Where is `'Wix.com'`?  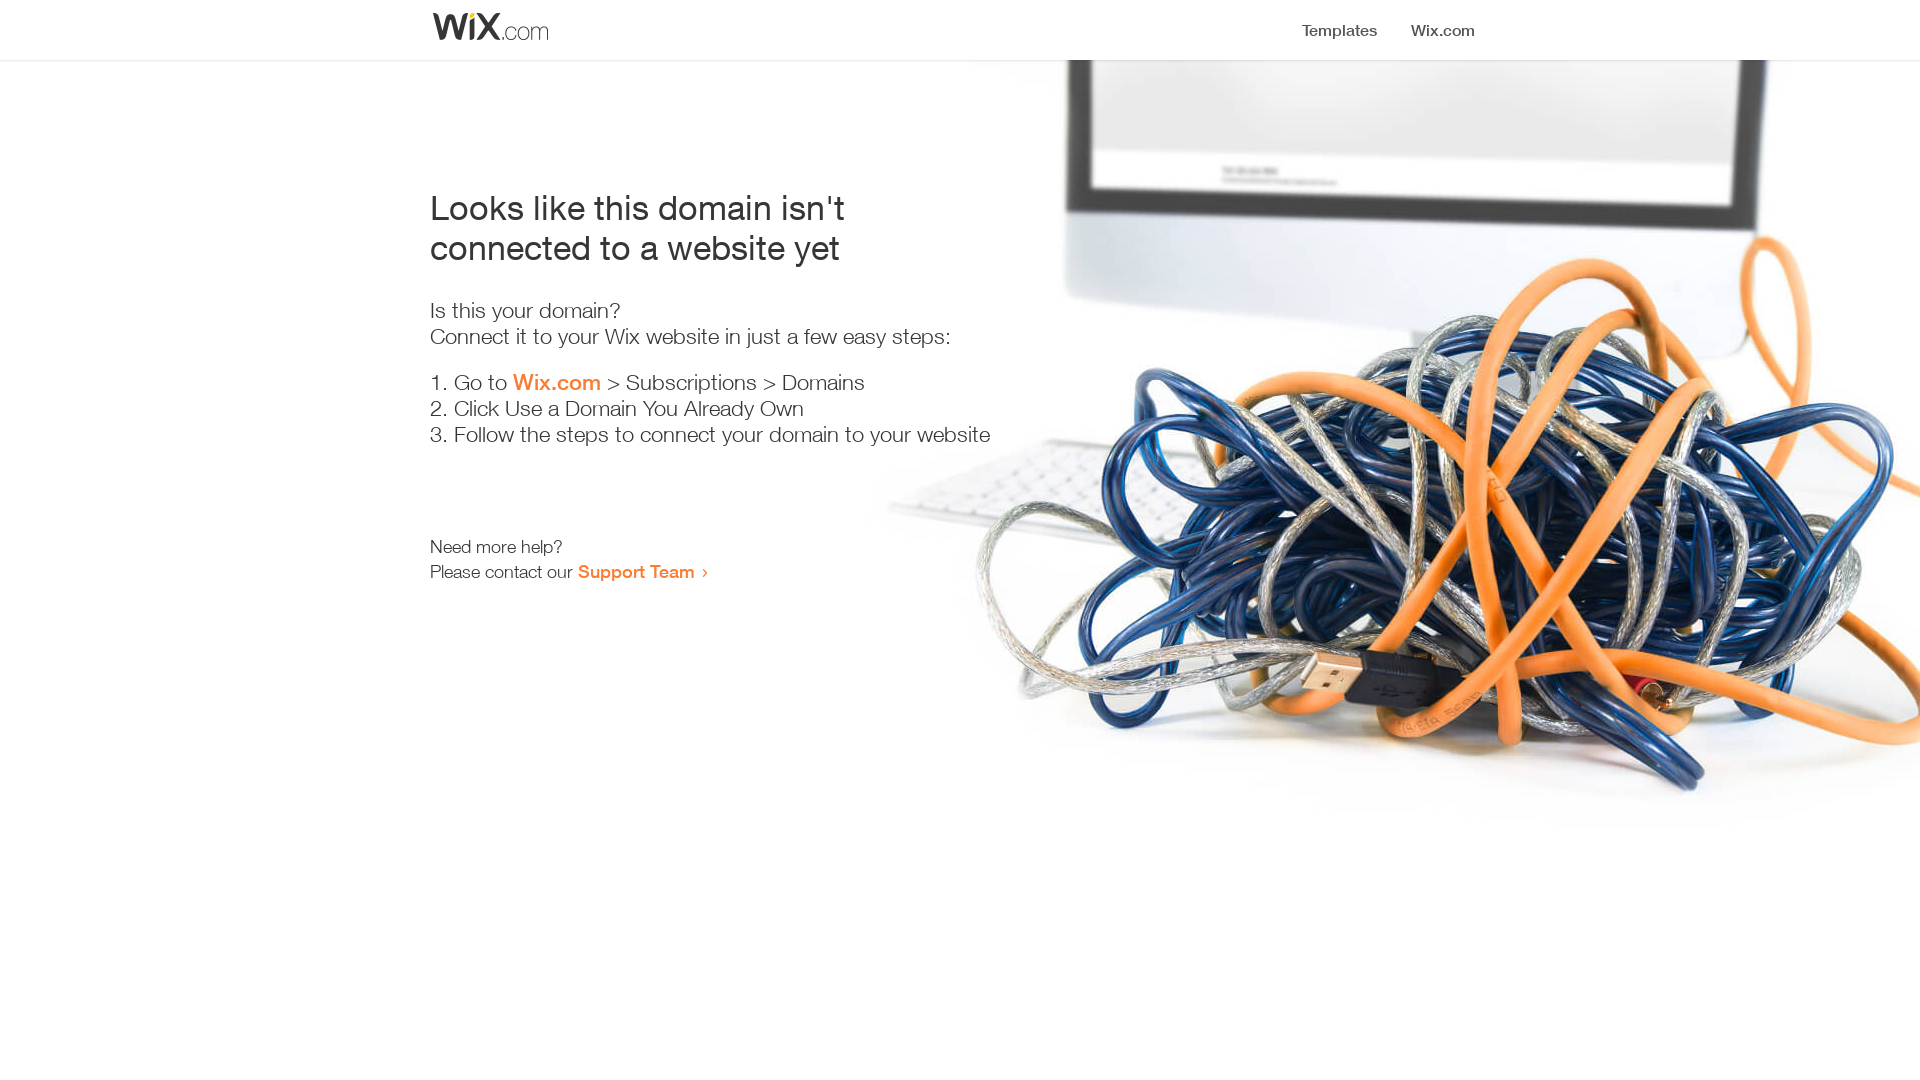 'Wix.com' is located at coordinates (556, 381).